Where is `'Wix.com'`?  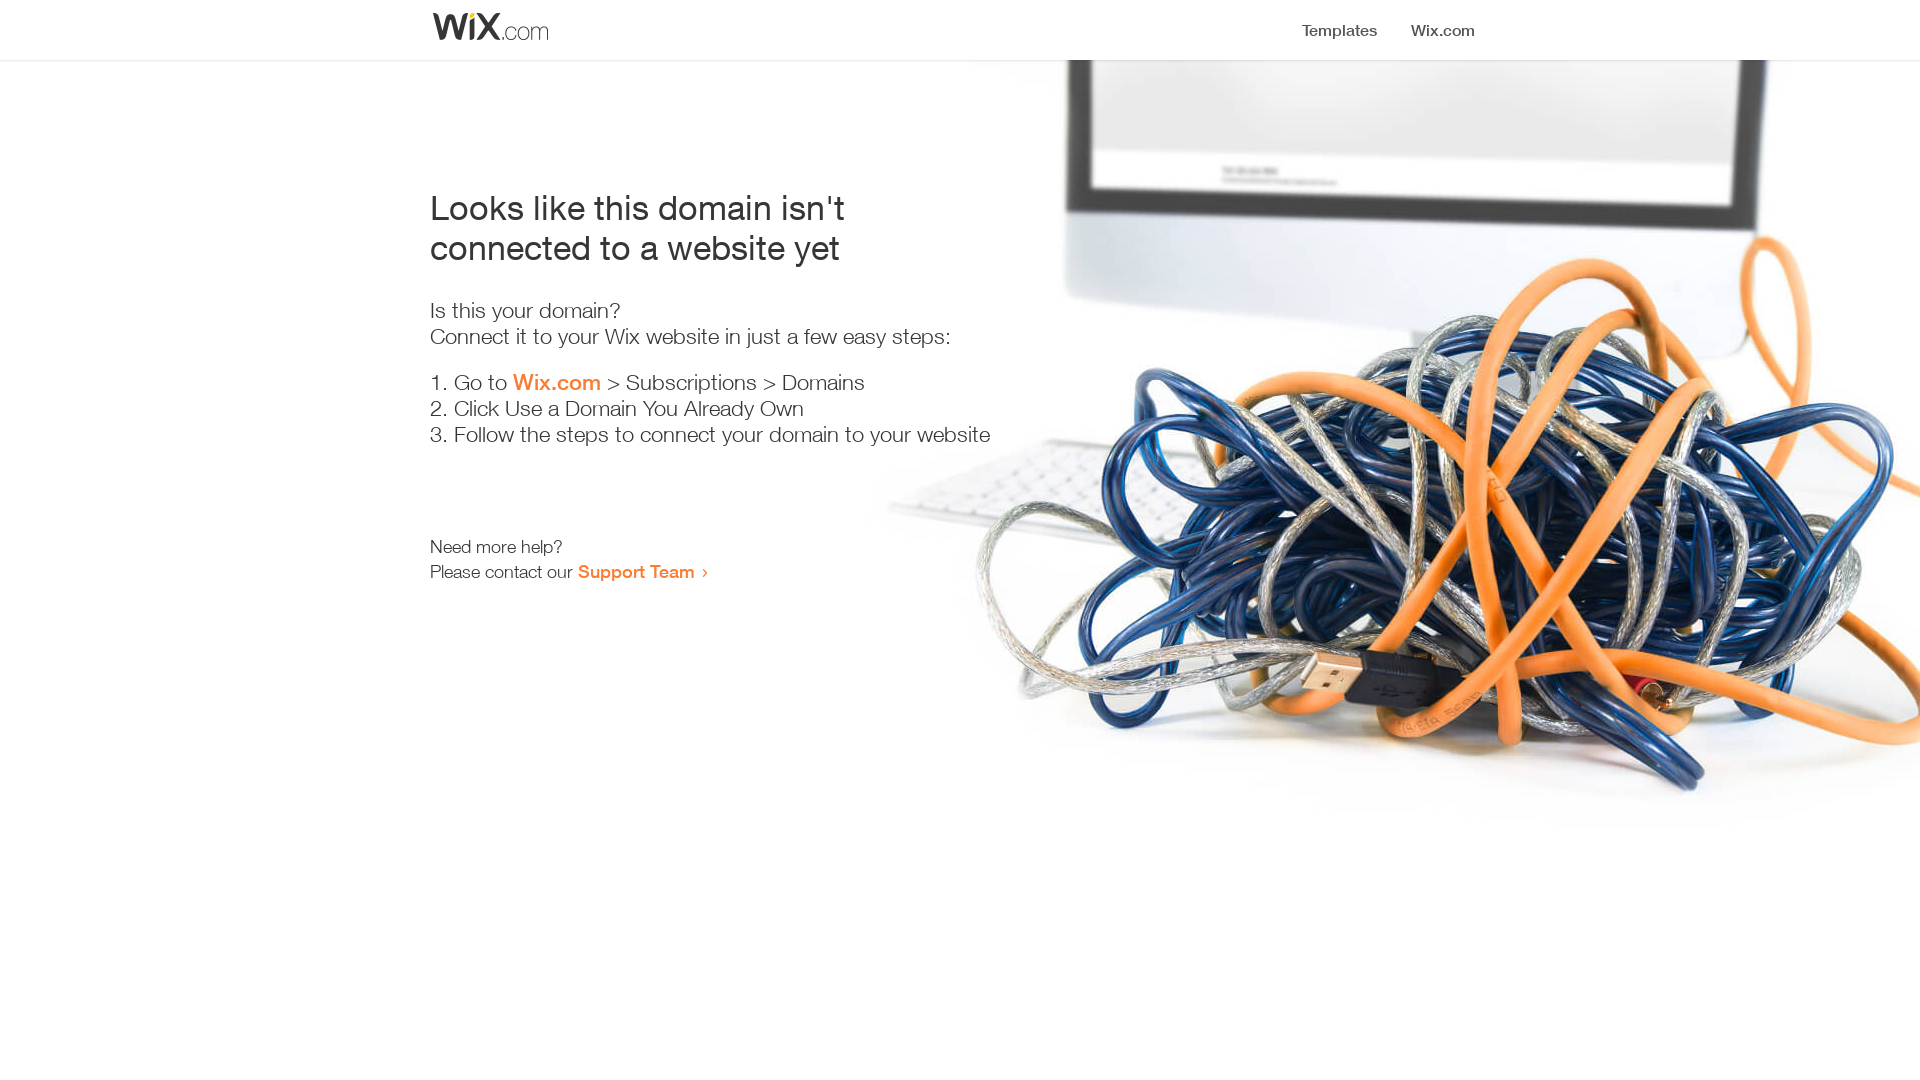 'Wix.com' is located at coordinates (556, 381).